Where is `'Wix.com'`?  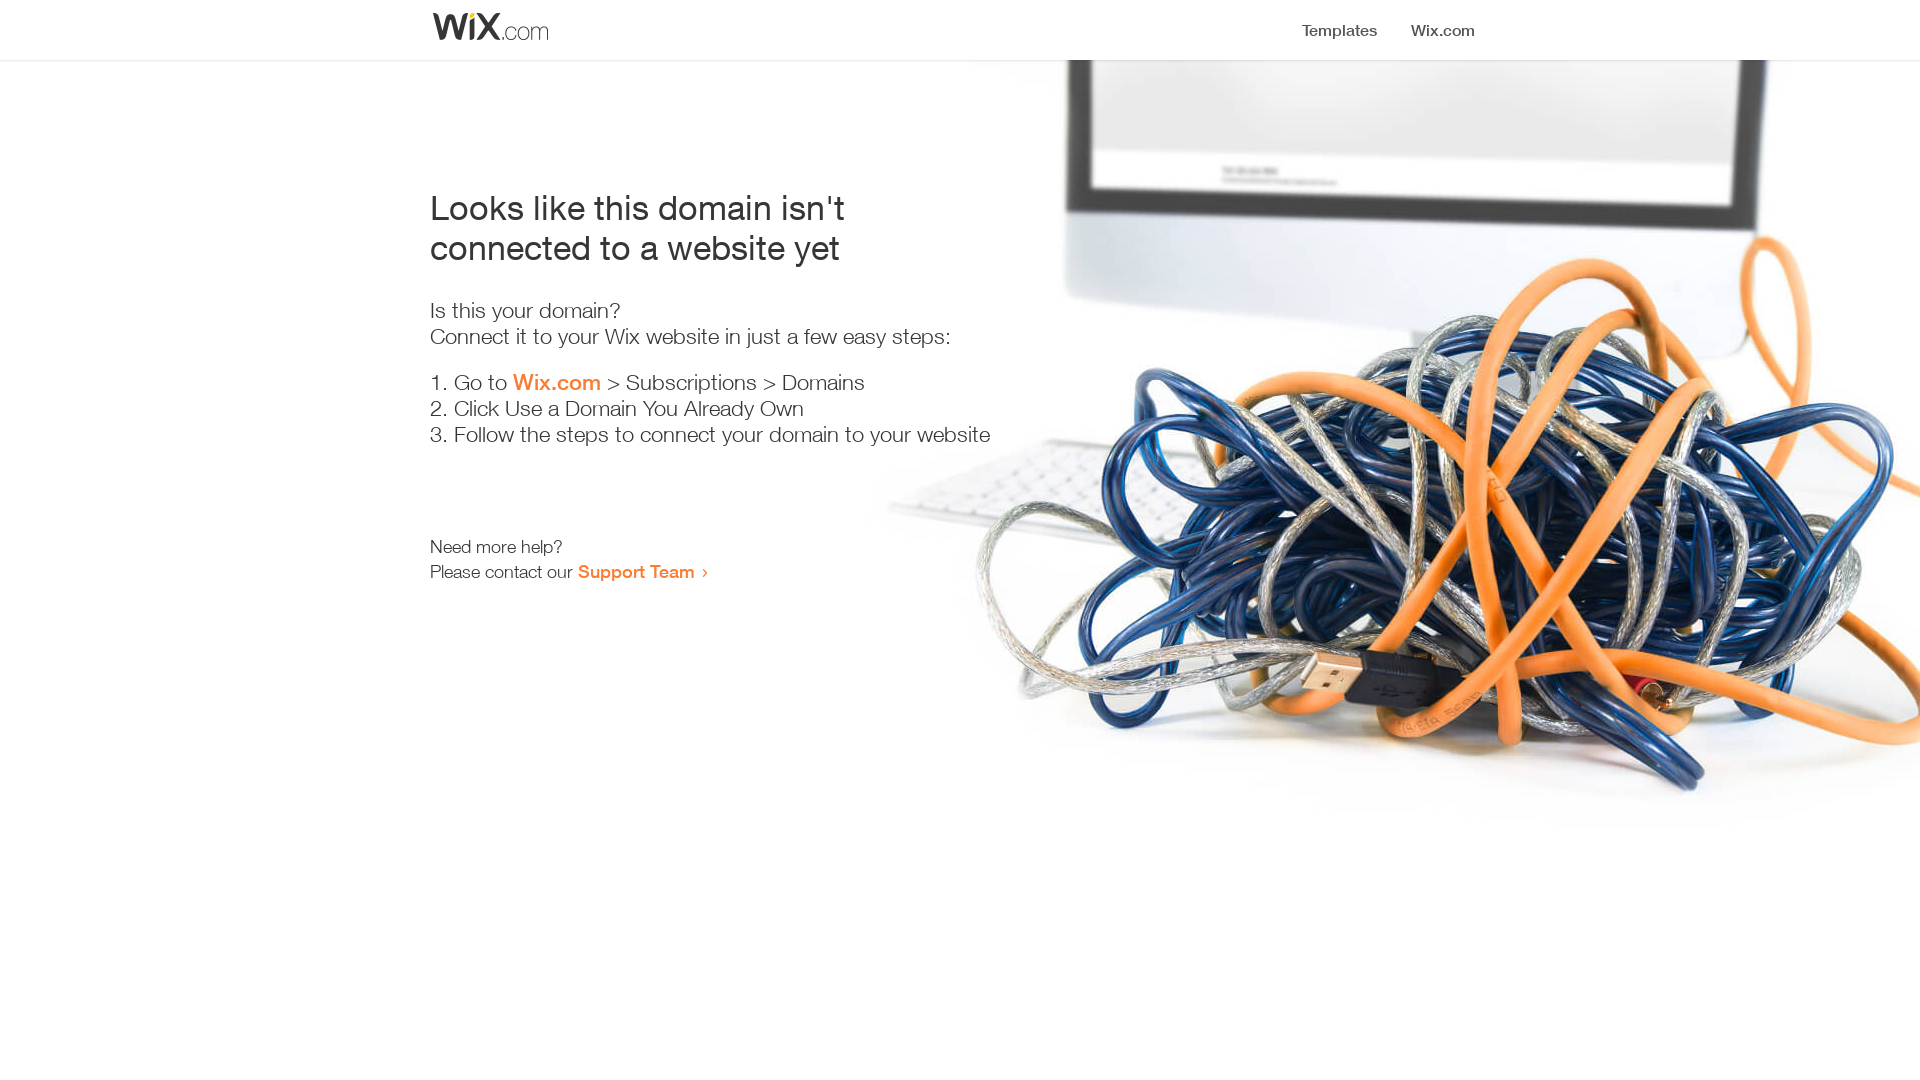 'Wix.com' is located at coordinates (556, 381).